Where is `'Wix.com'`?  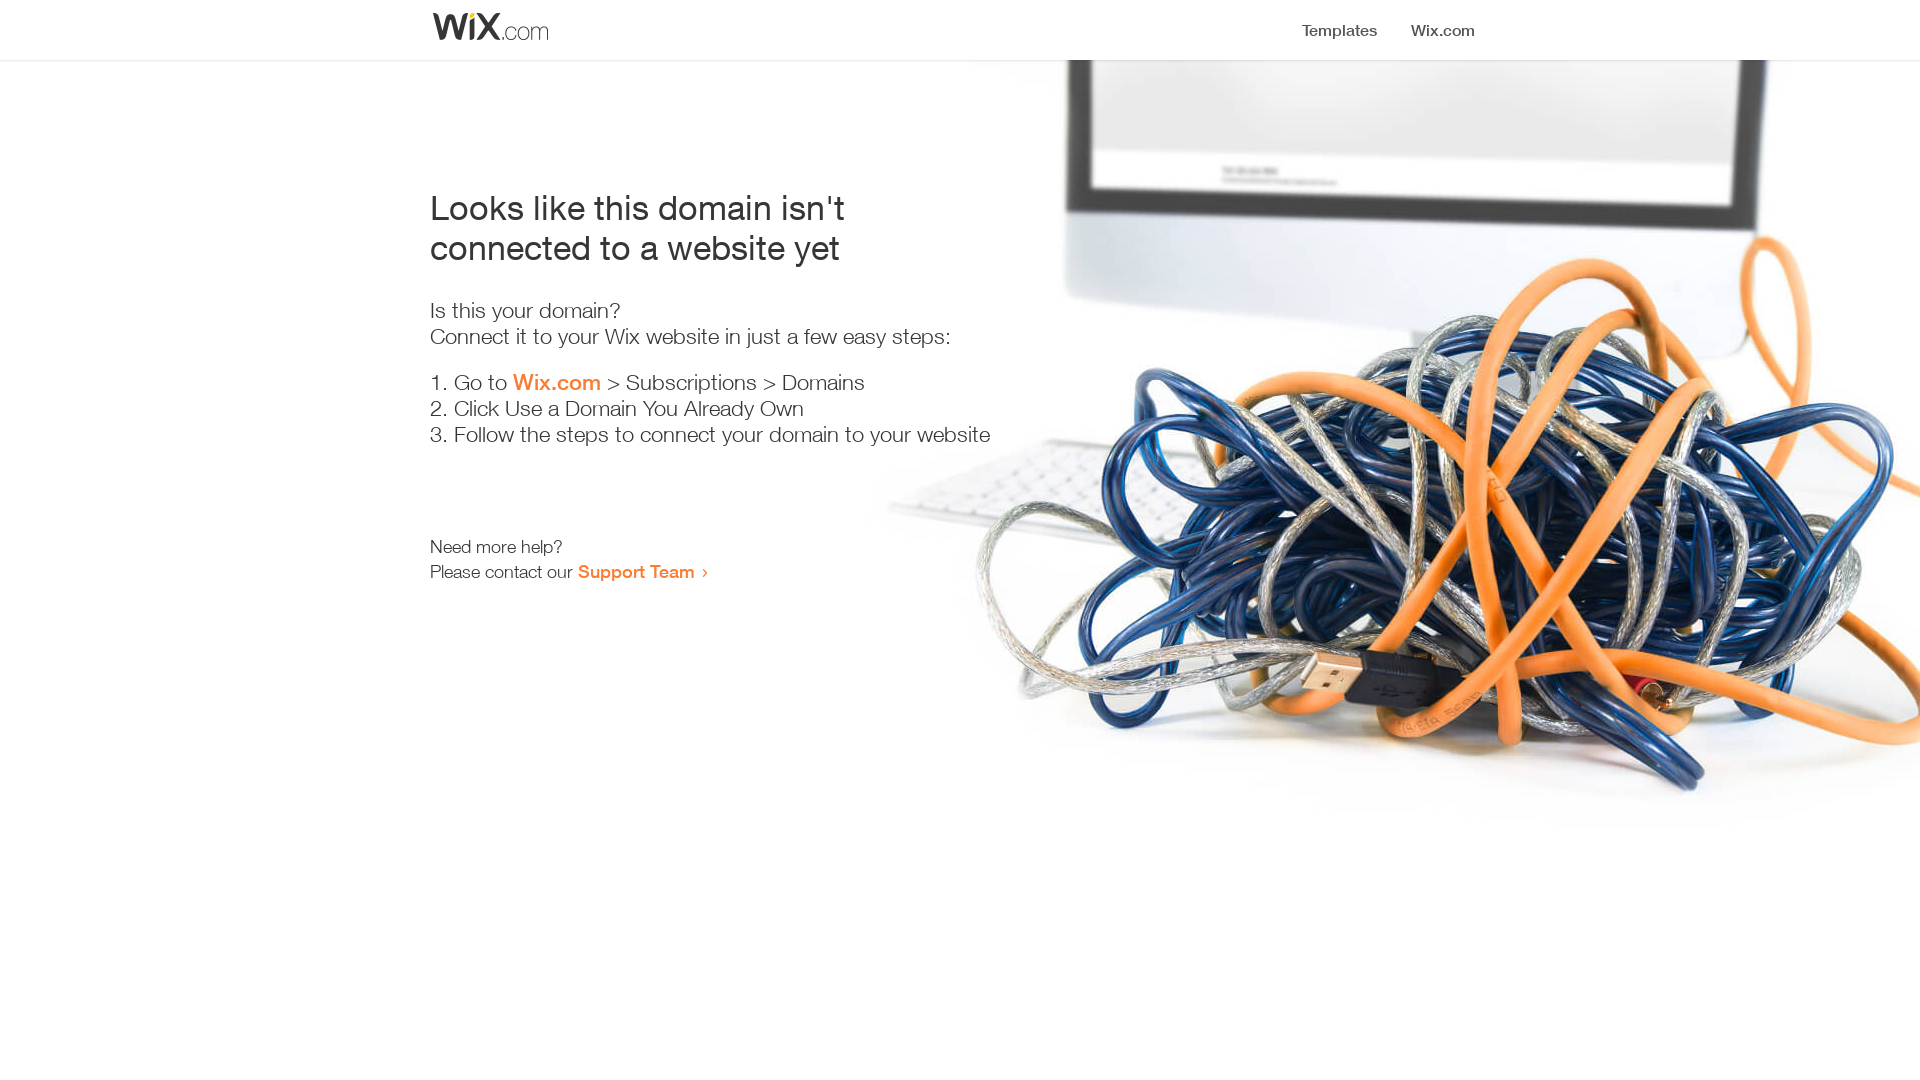 'Wix.com' is located at coordinates (556, 381).